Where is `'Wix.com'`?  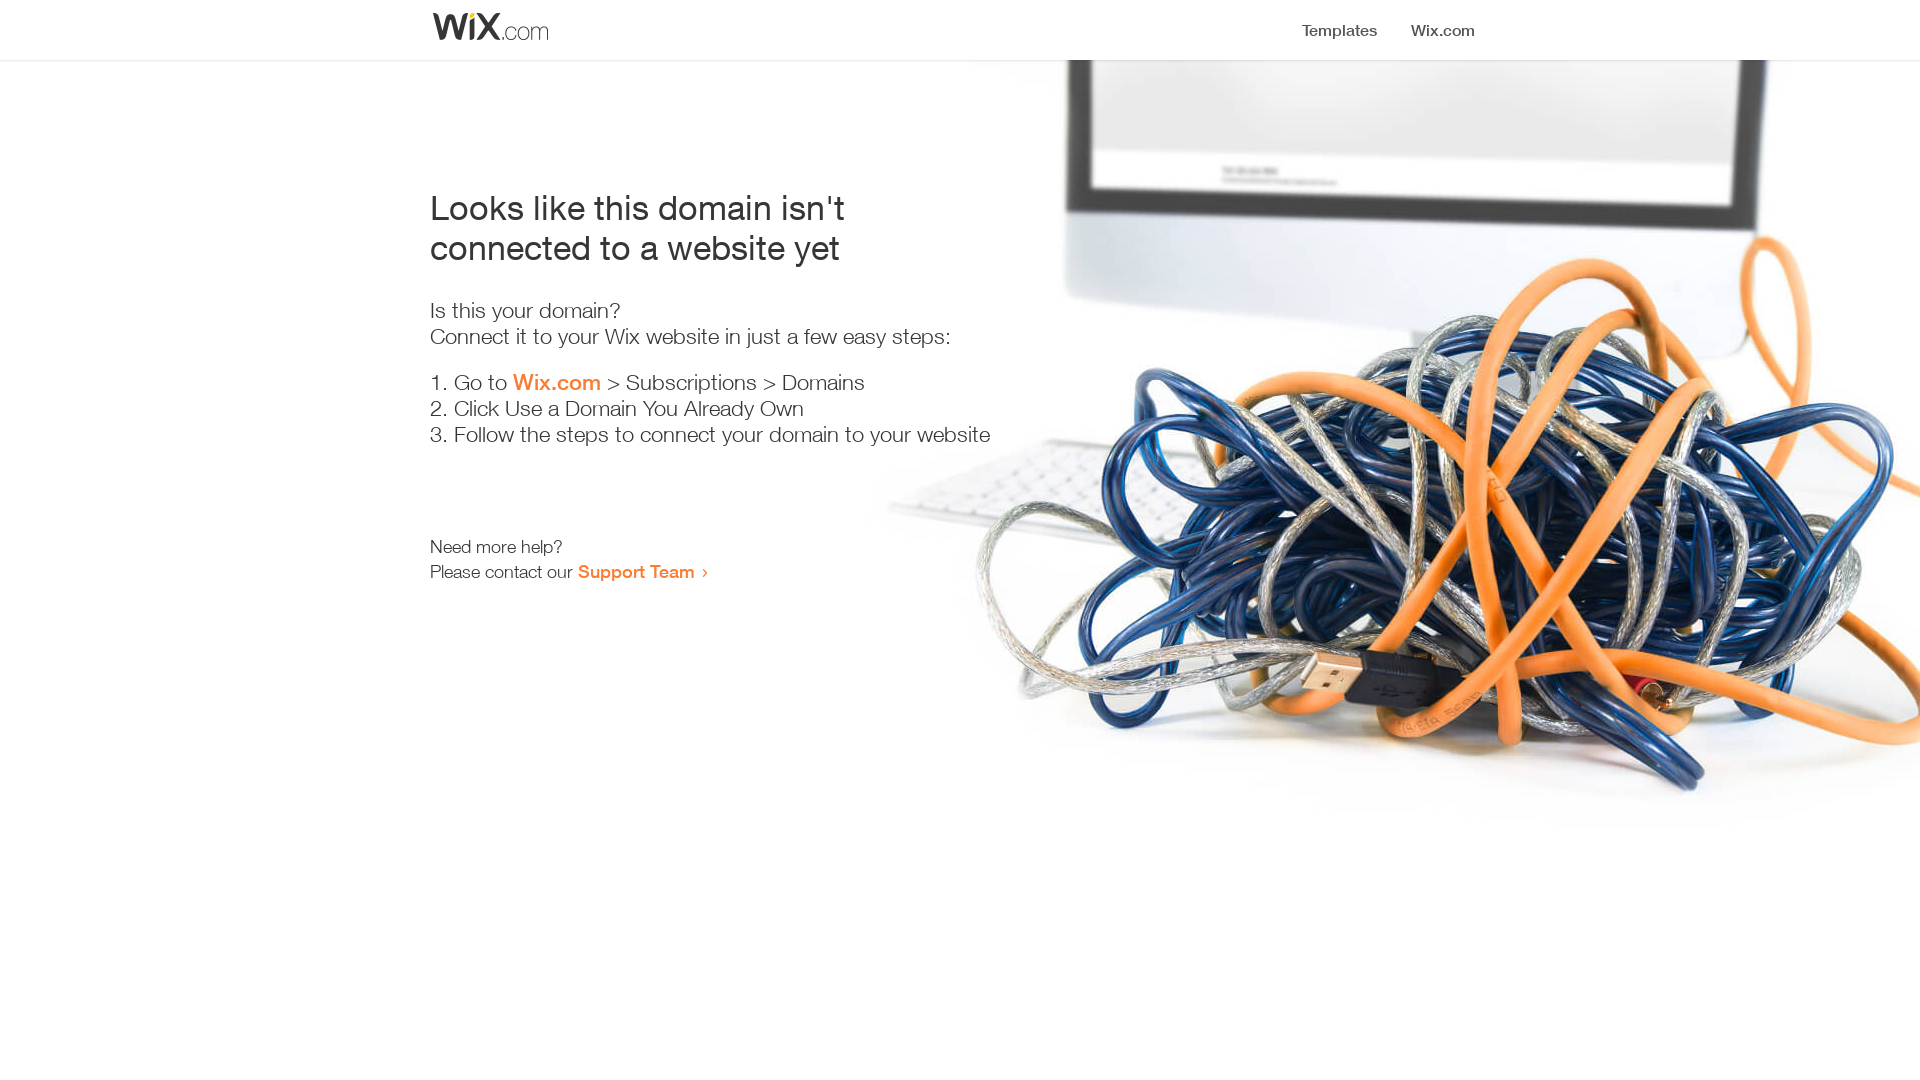 'Wix.com' is located at coordinates (556, 381).